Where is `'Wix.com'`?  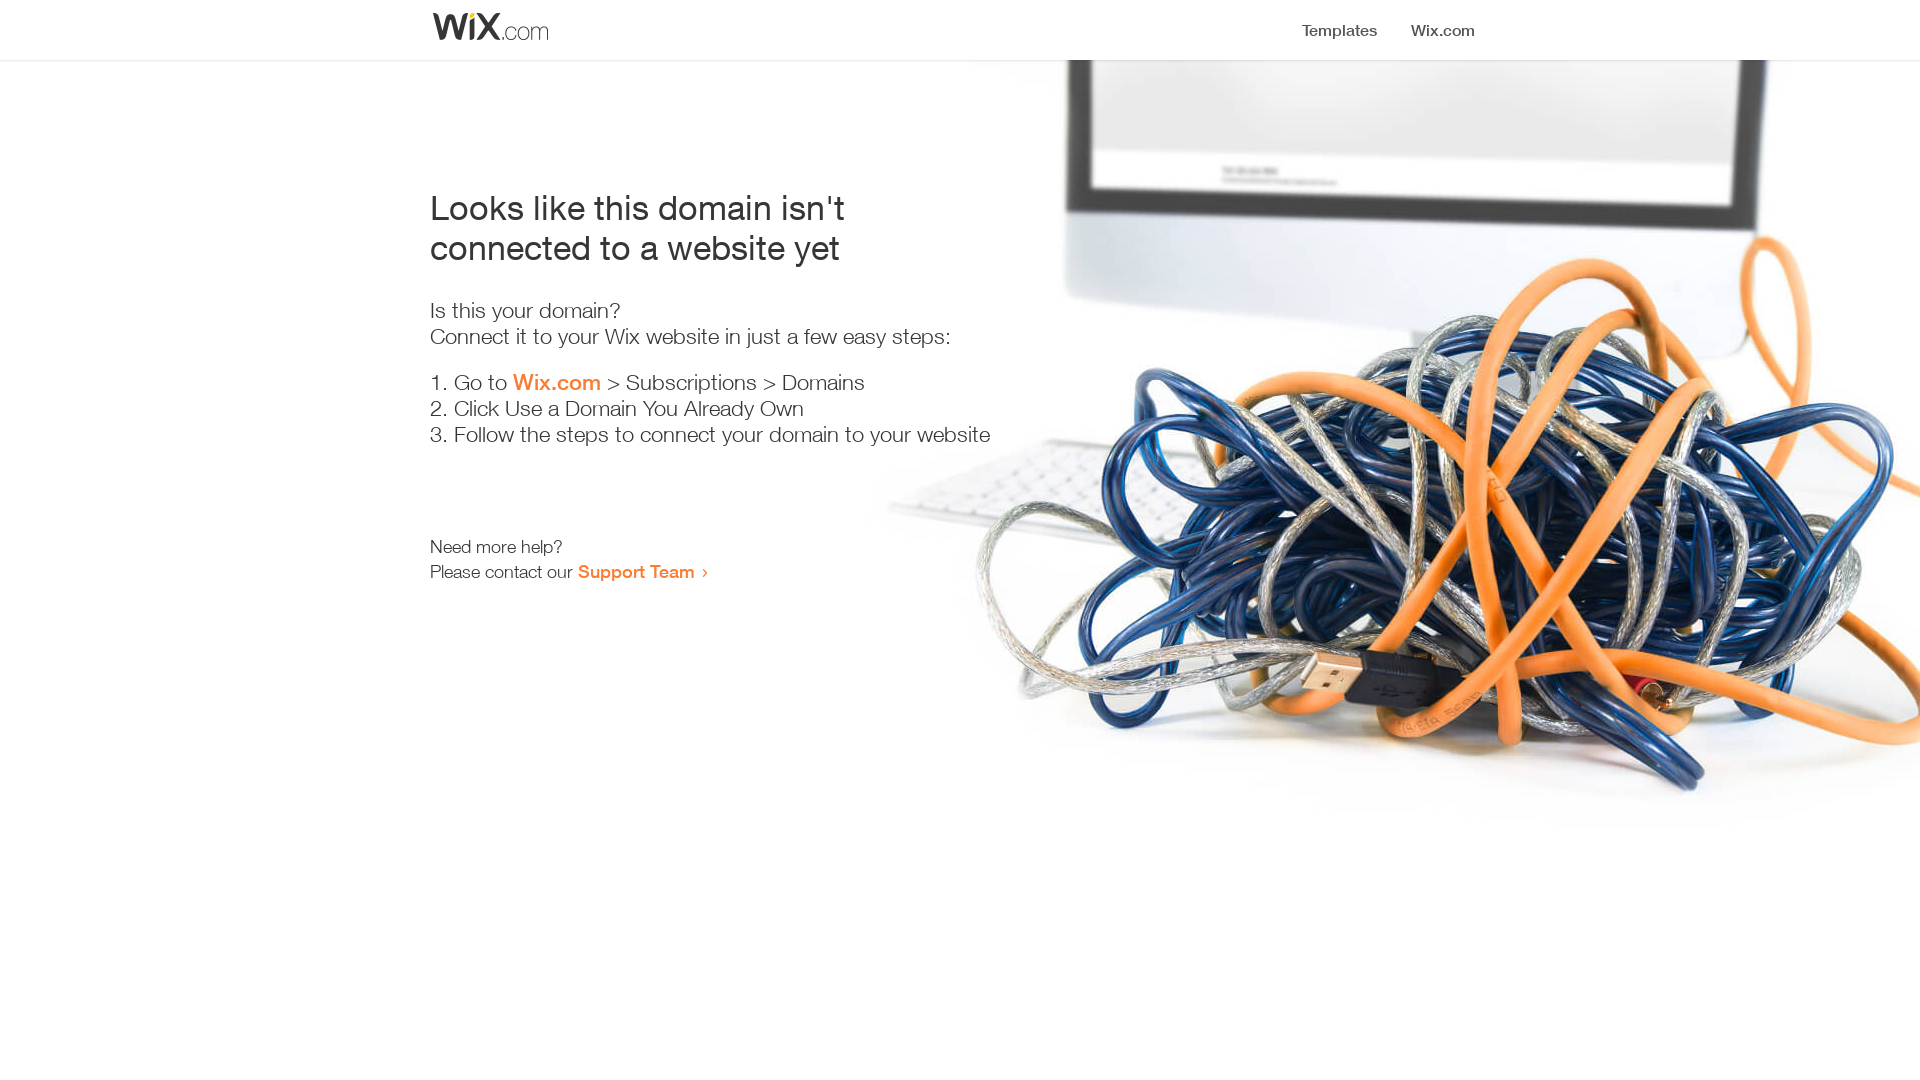 'Wix.com' is located at coordinates (556, 381).